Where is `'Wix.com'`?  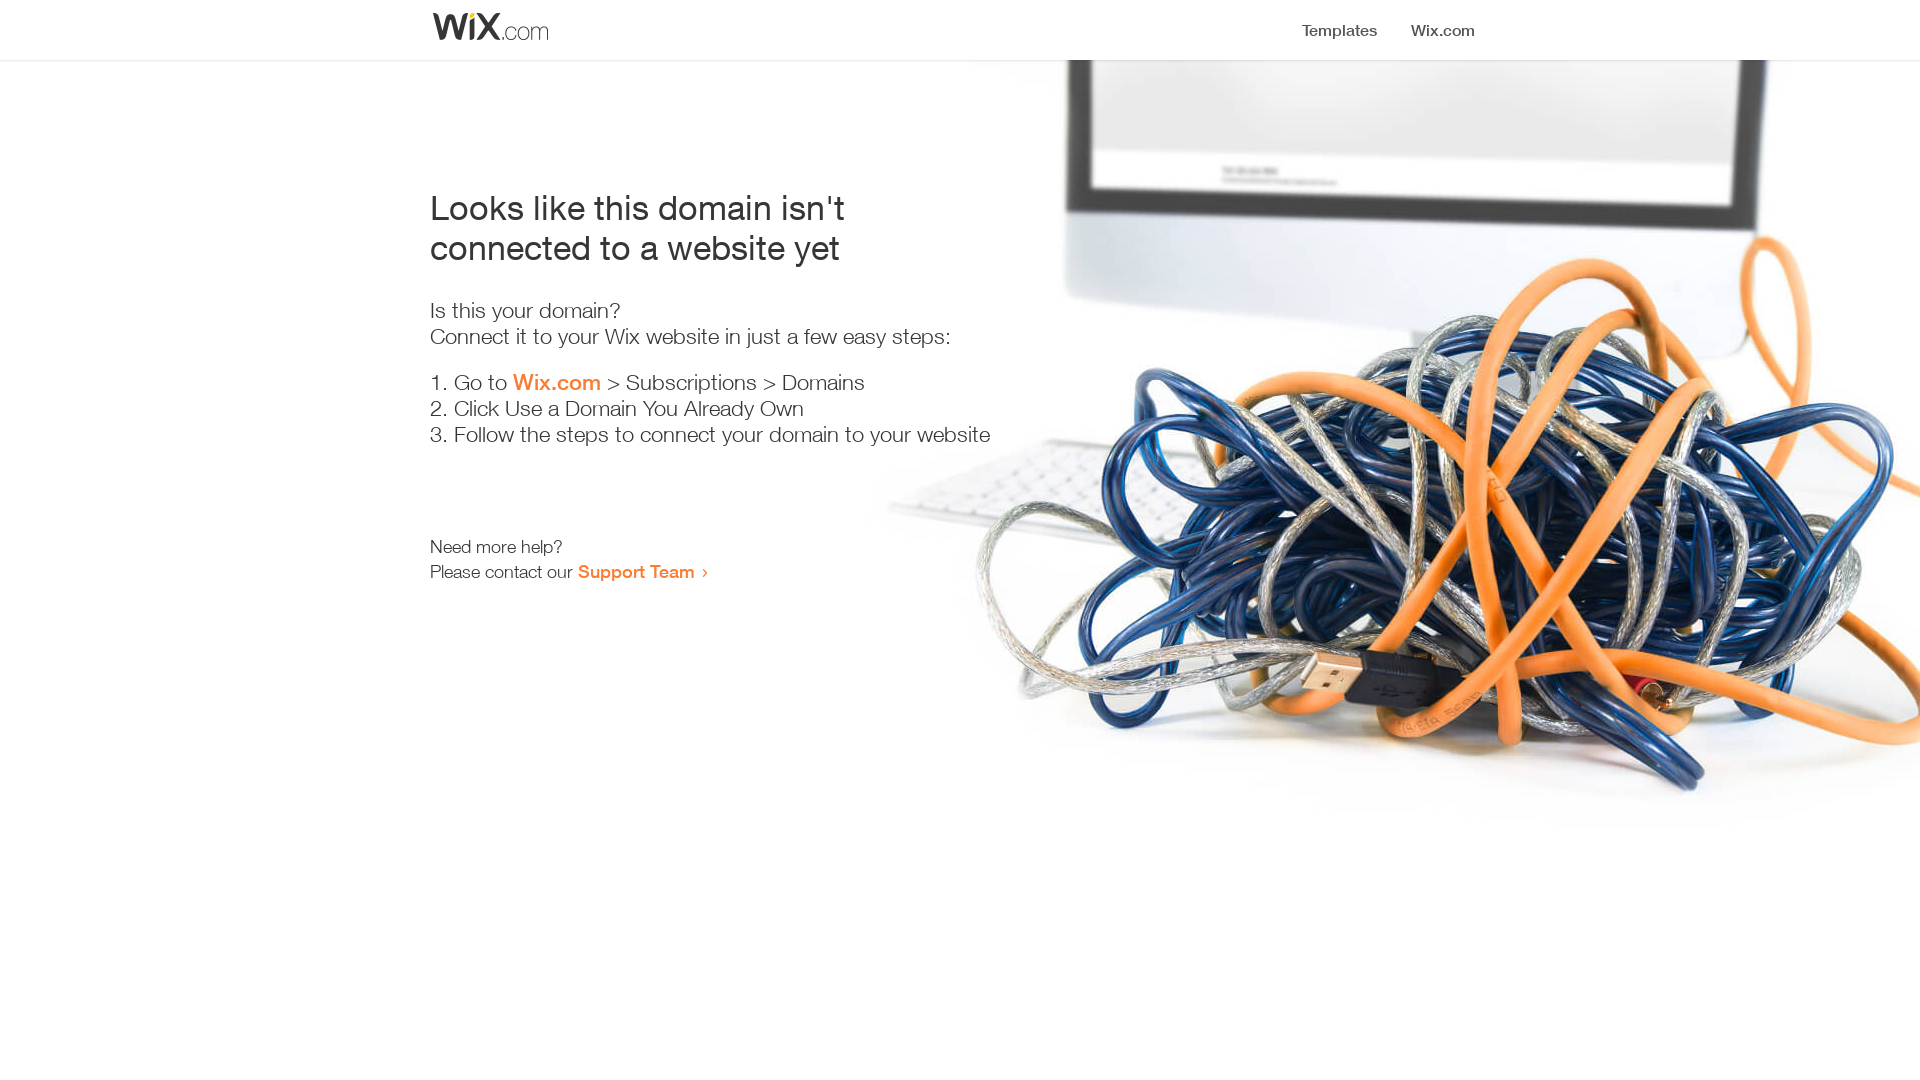 'Wix.com' is located at coordinates (556, 381).